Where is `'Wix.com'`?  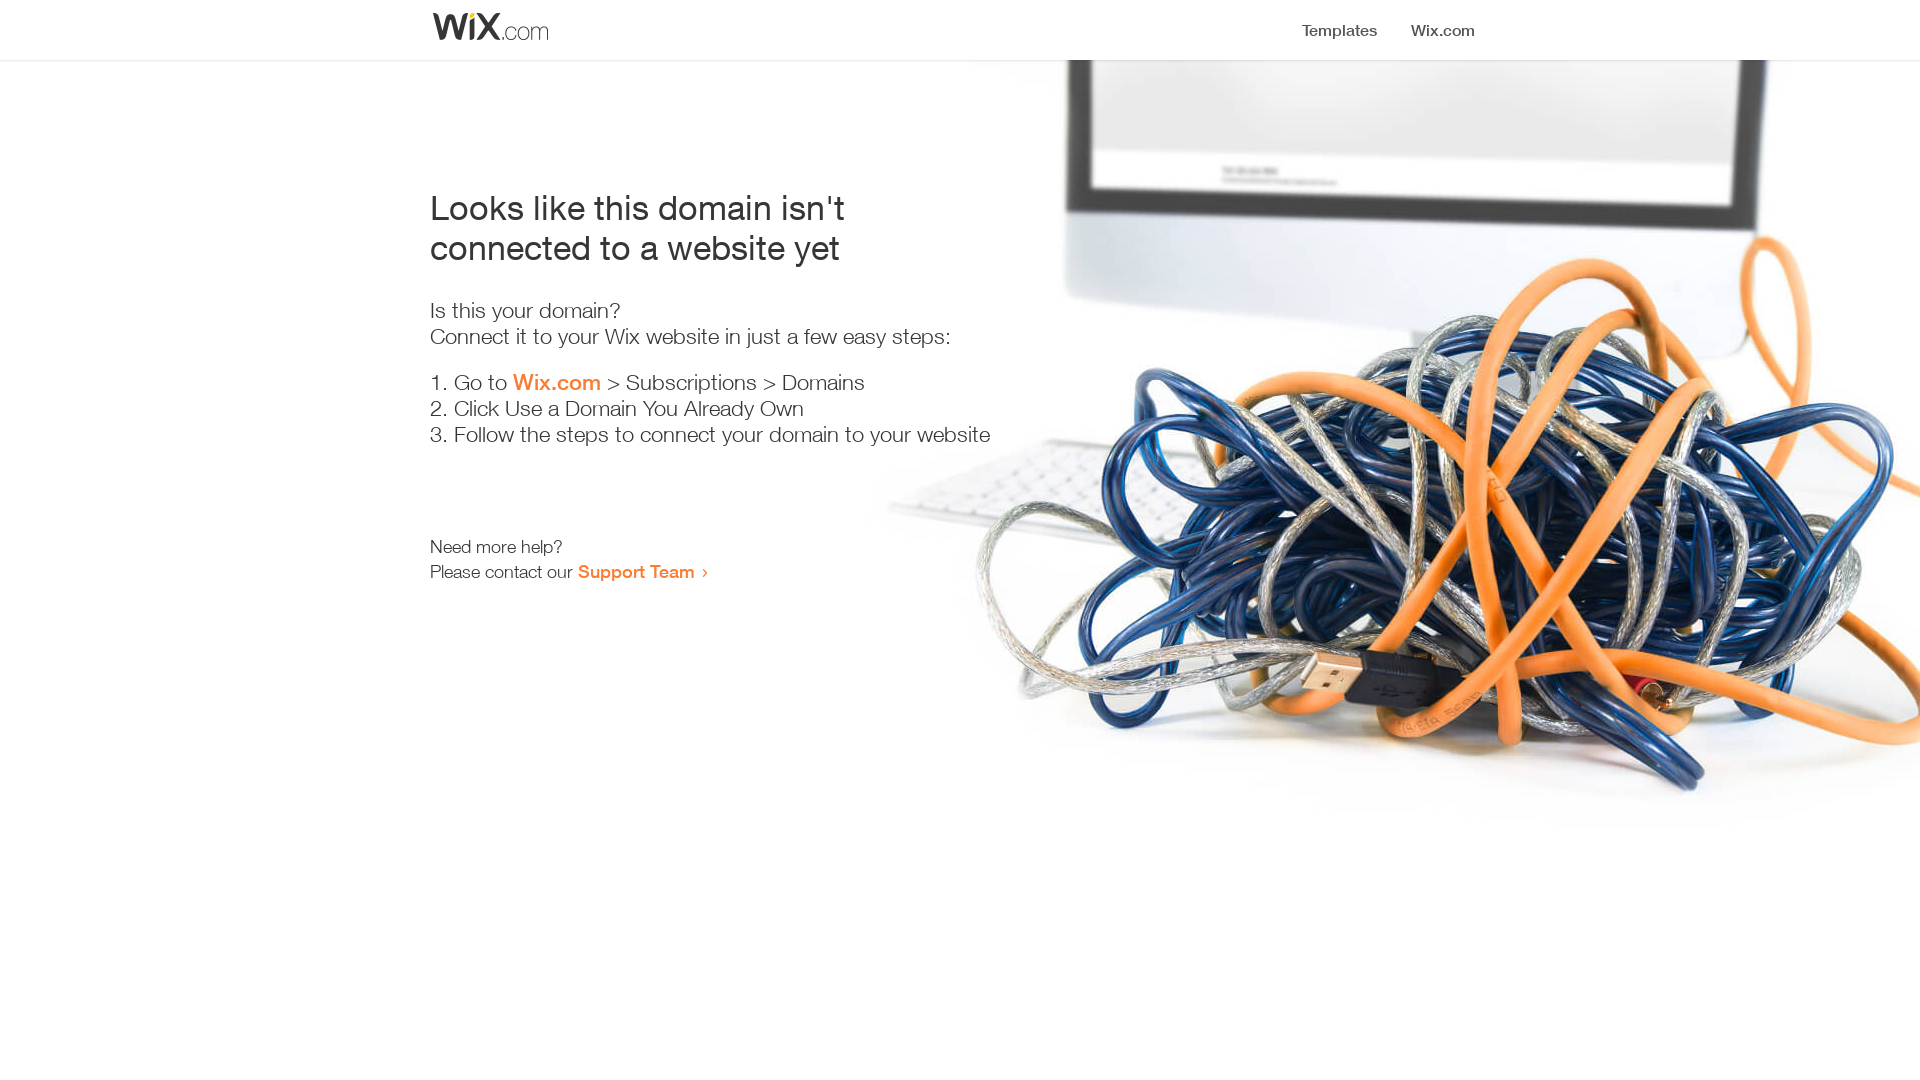 'Wix.com' is located at coordinates (556, 381).